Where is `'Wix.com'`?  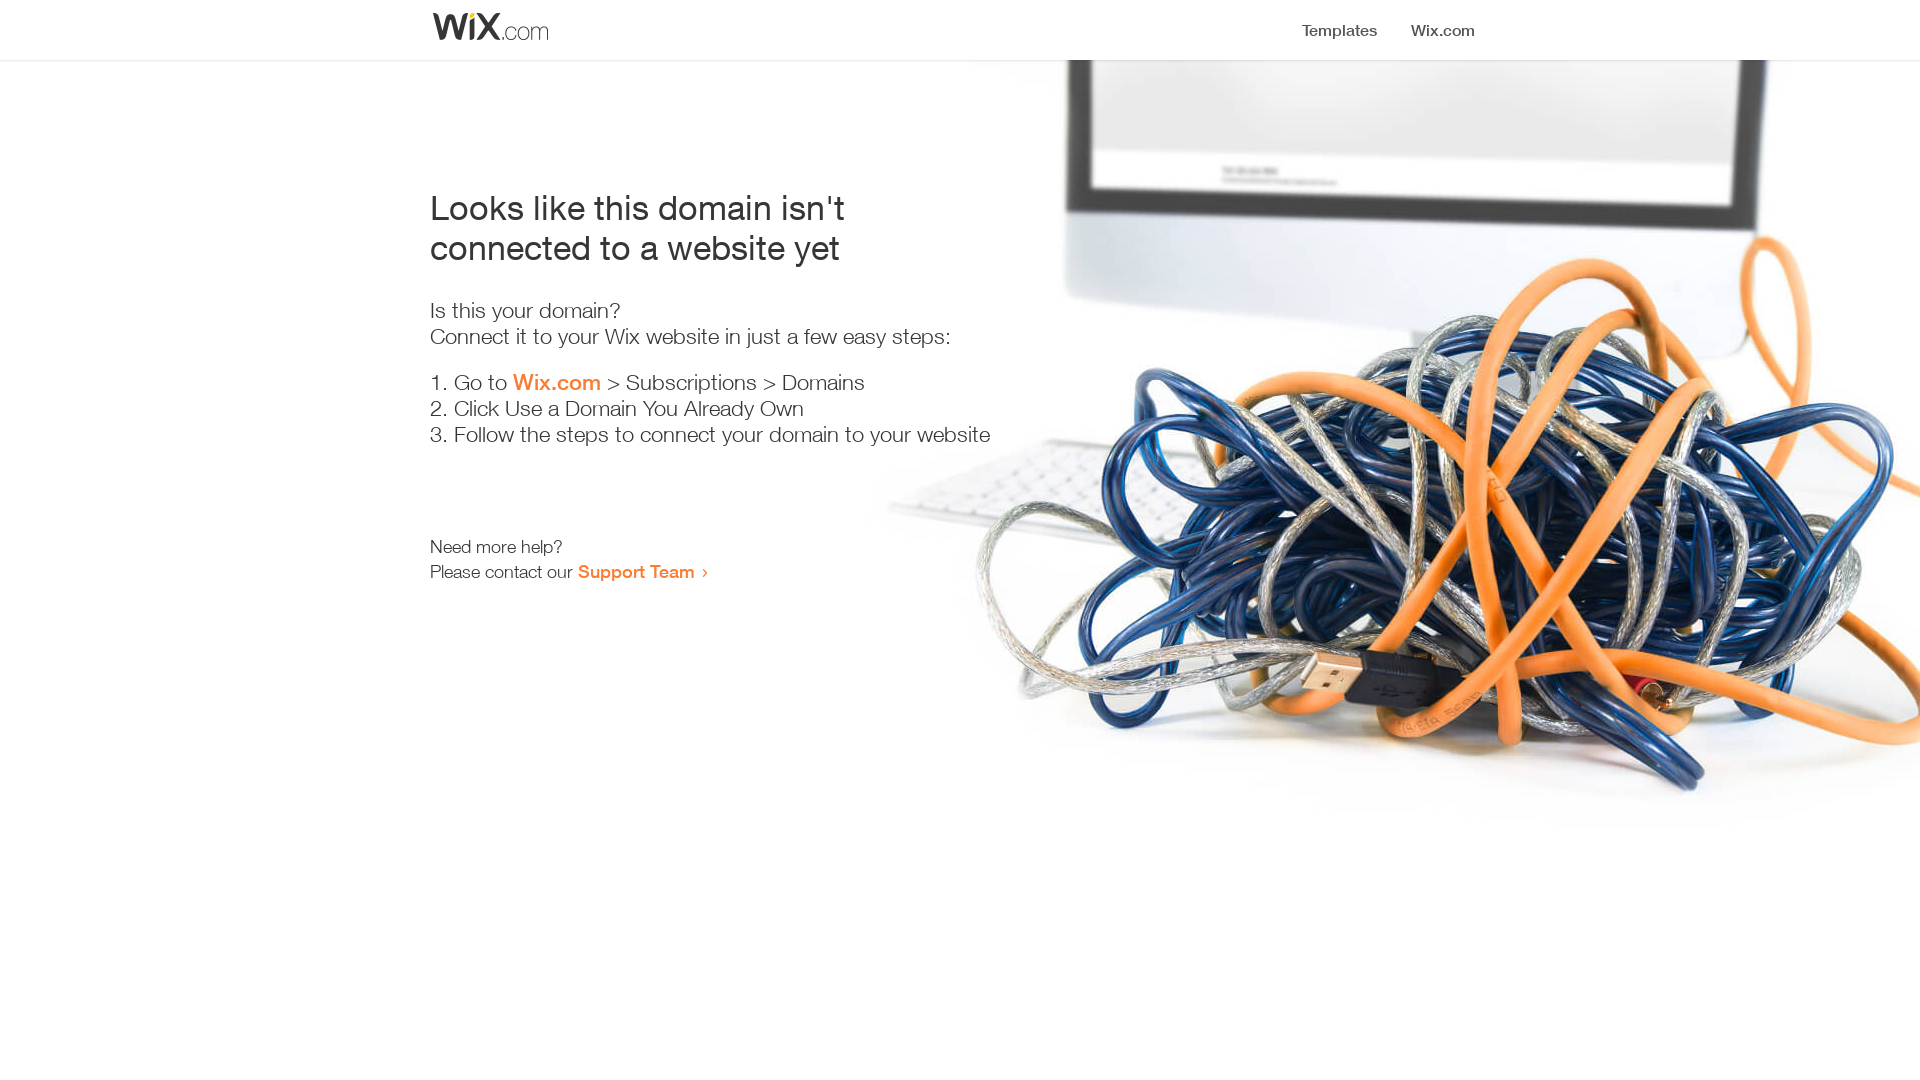 'Wix.com' is located at coordinates (556, 381).